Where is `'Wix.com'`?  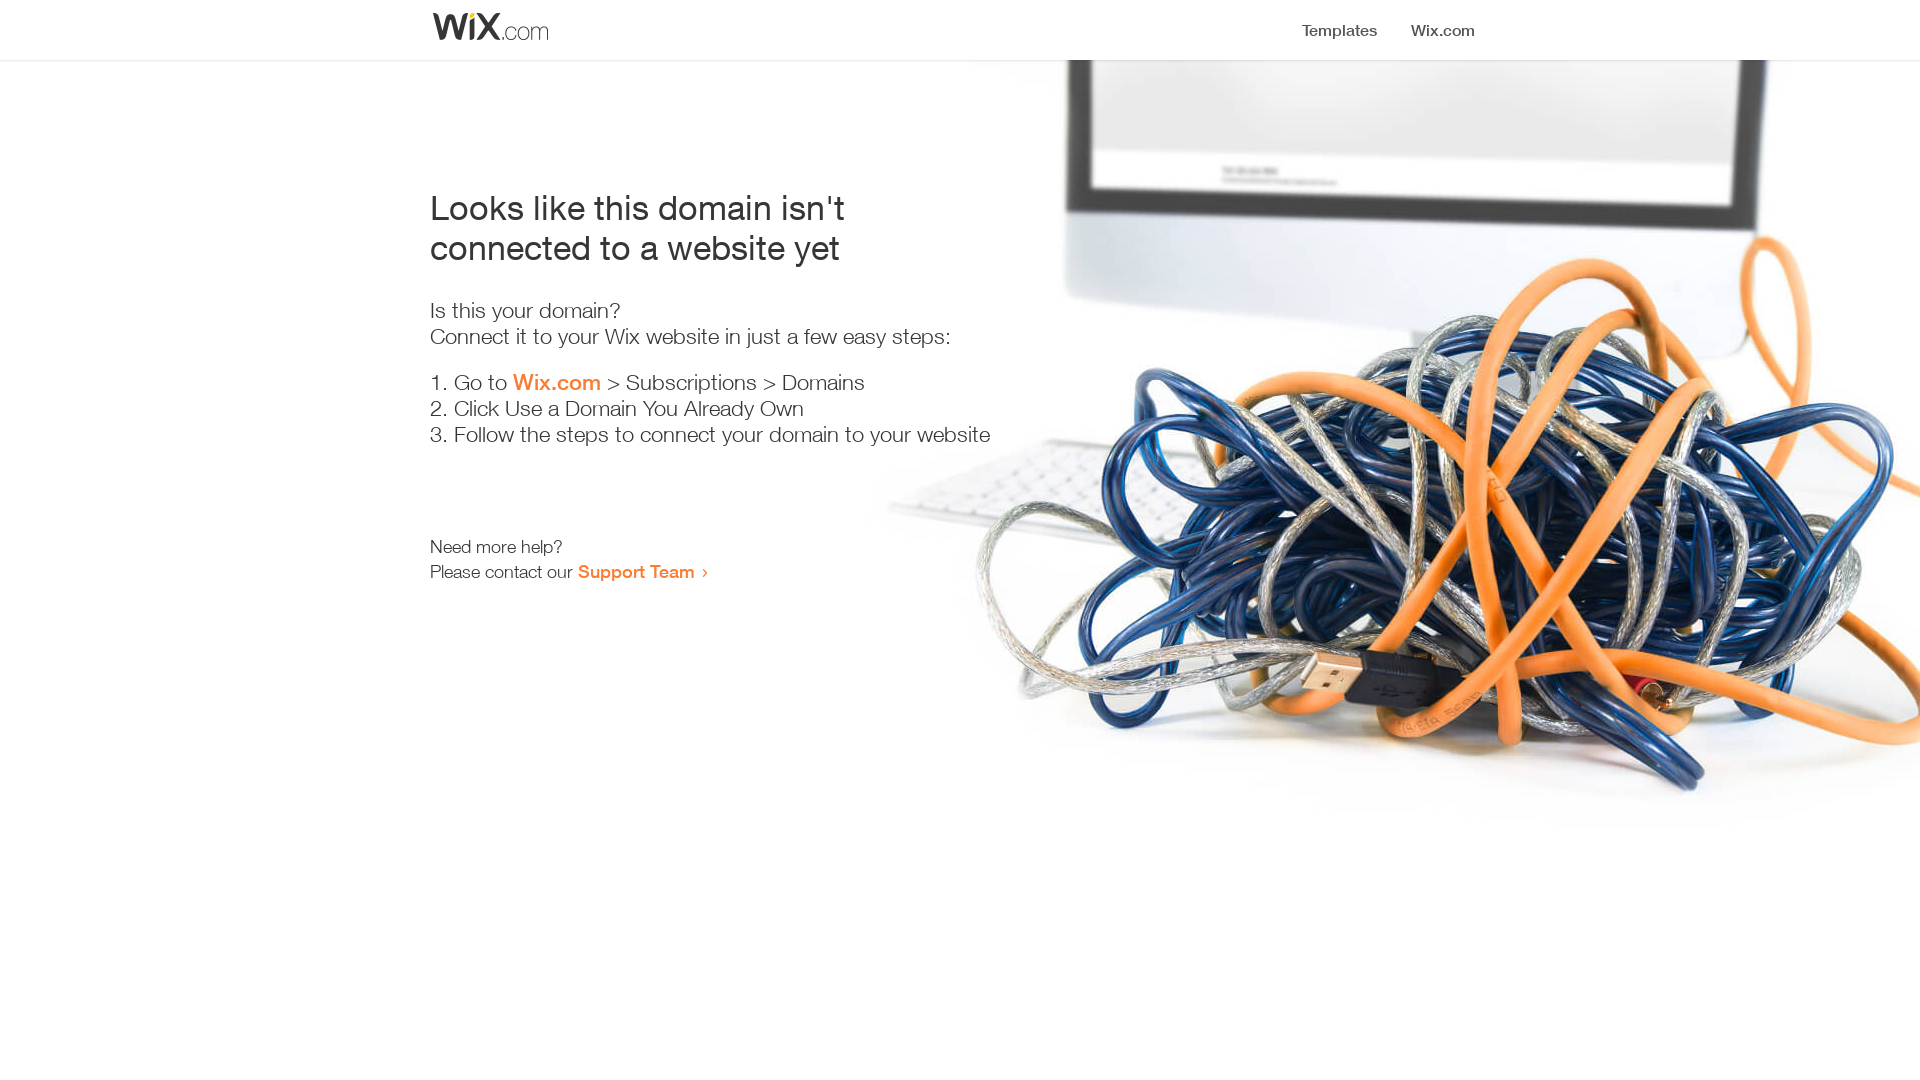 'Wix.com' is located at coordinates (556, 381).